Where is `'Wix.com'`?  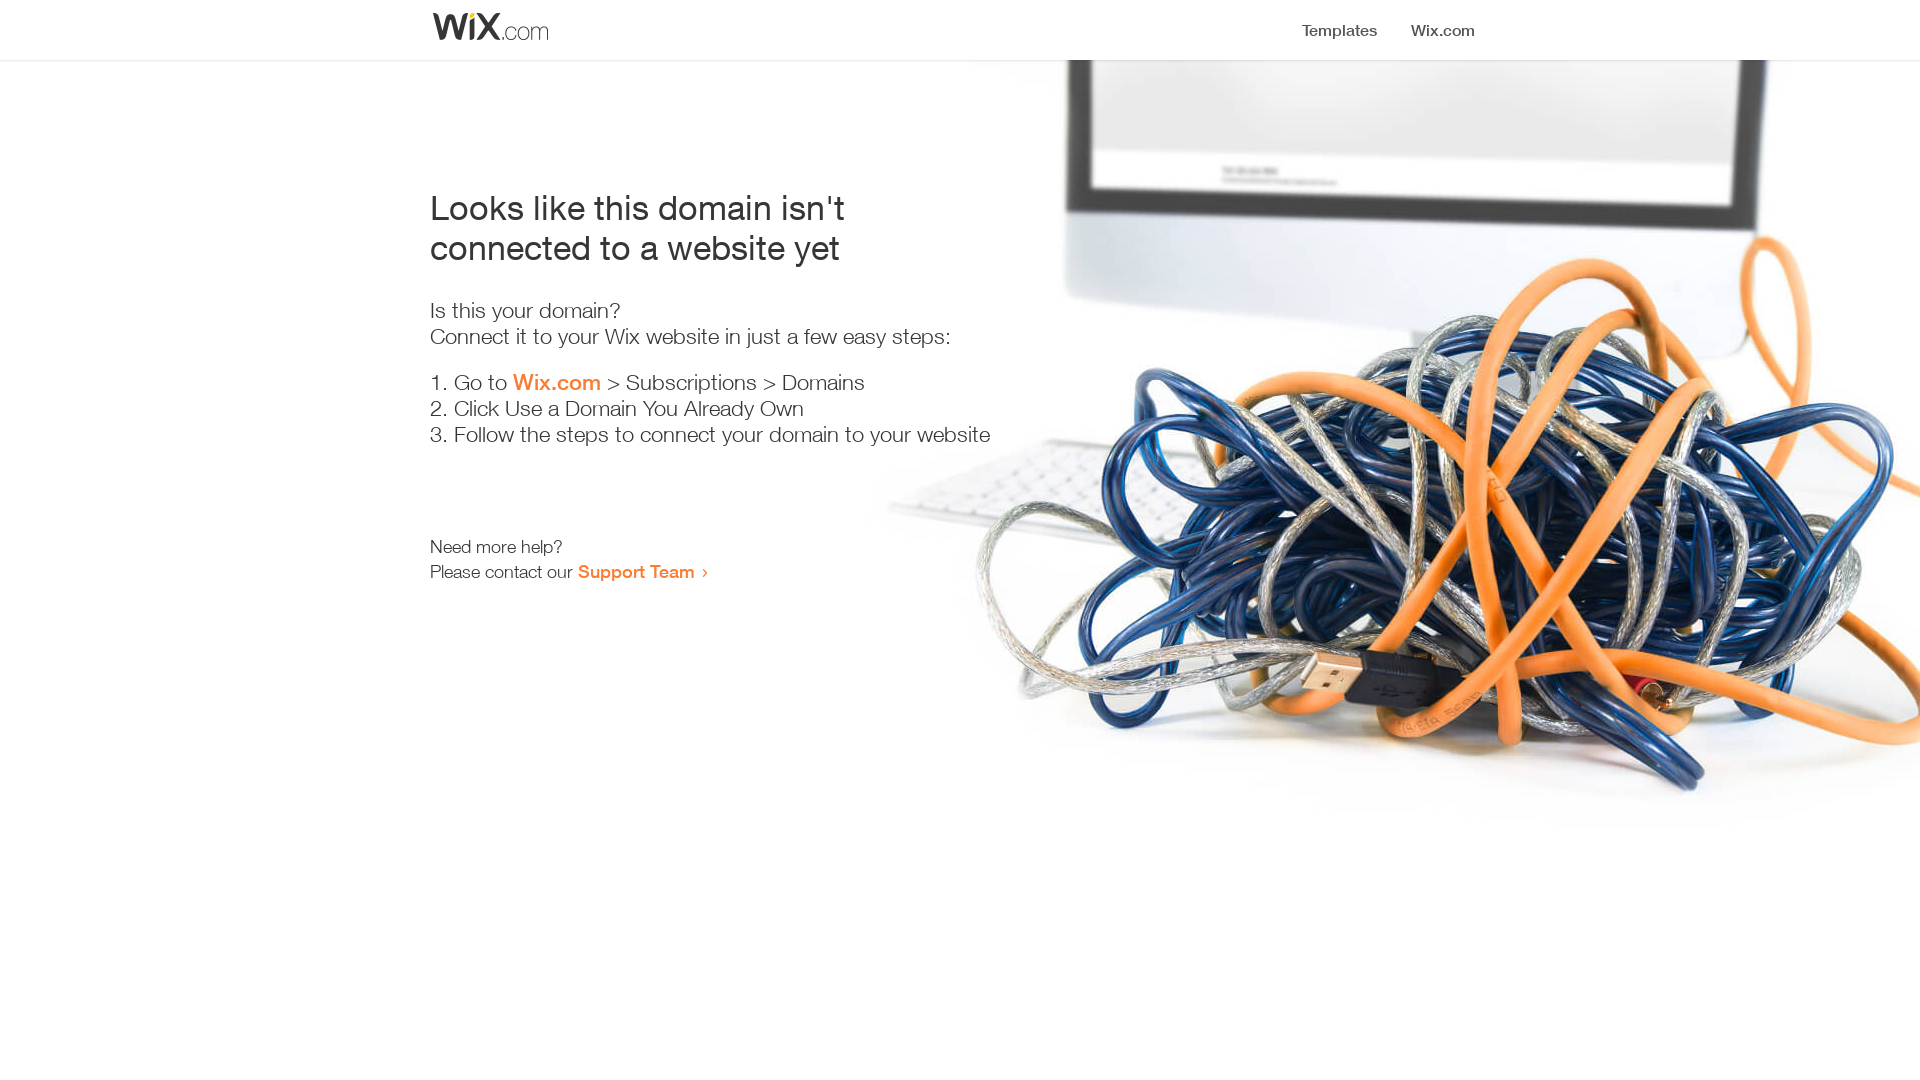 'Wix.com' is located at coordinates (556, 381).